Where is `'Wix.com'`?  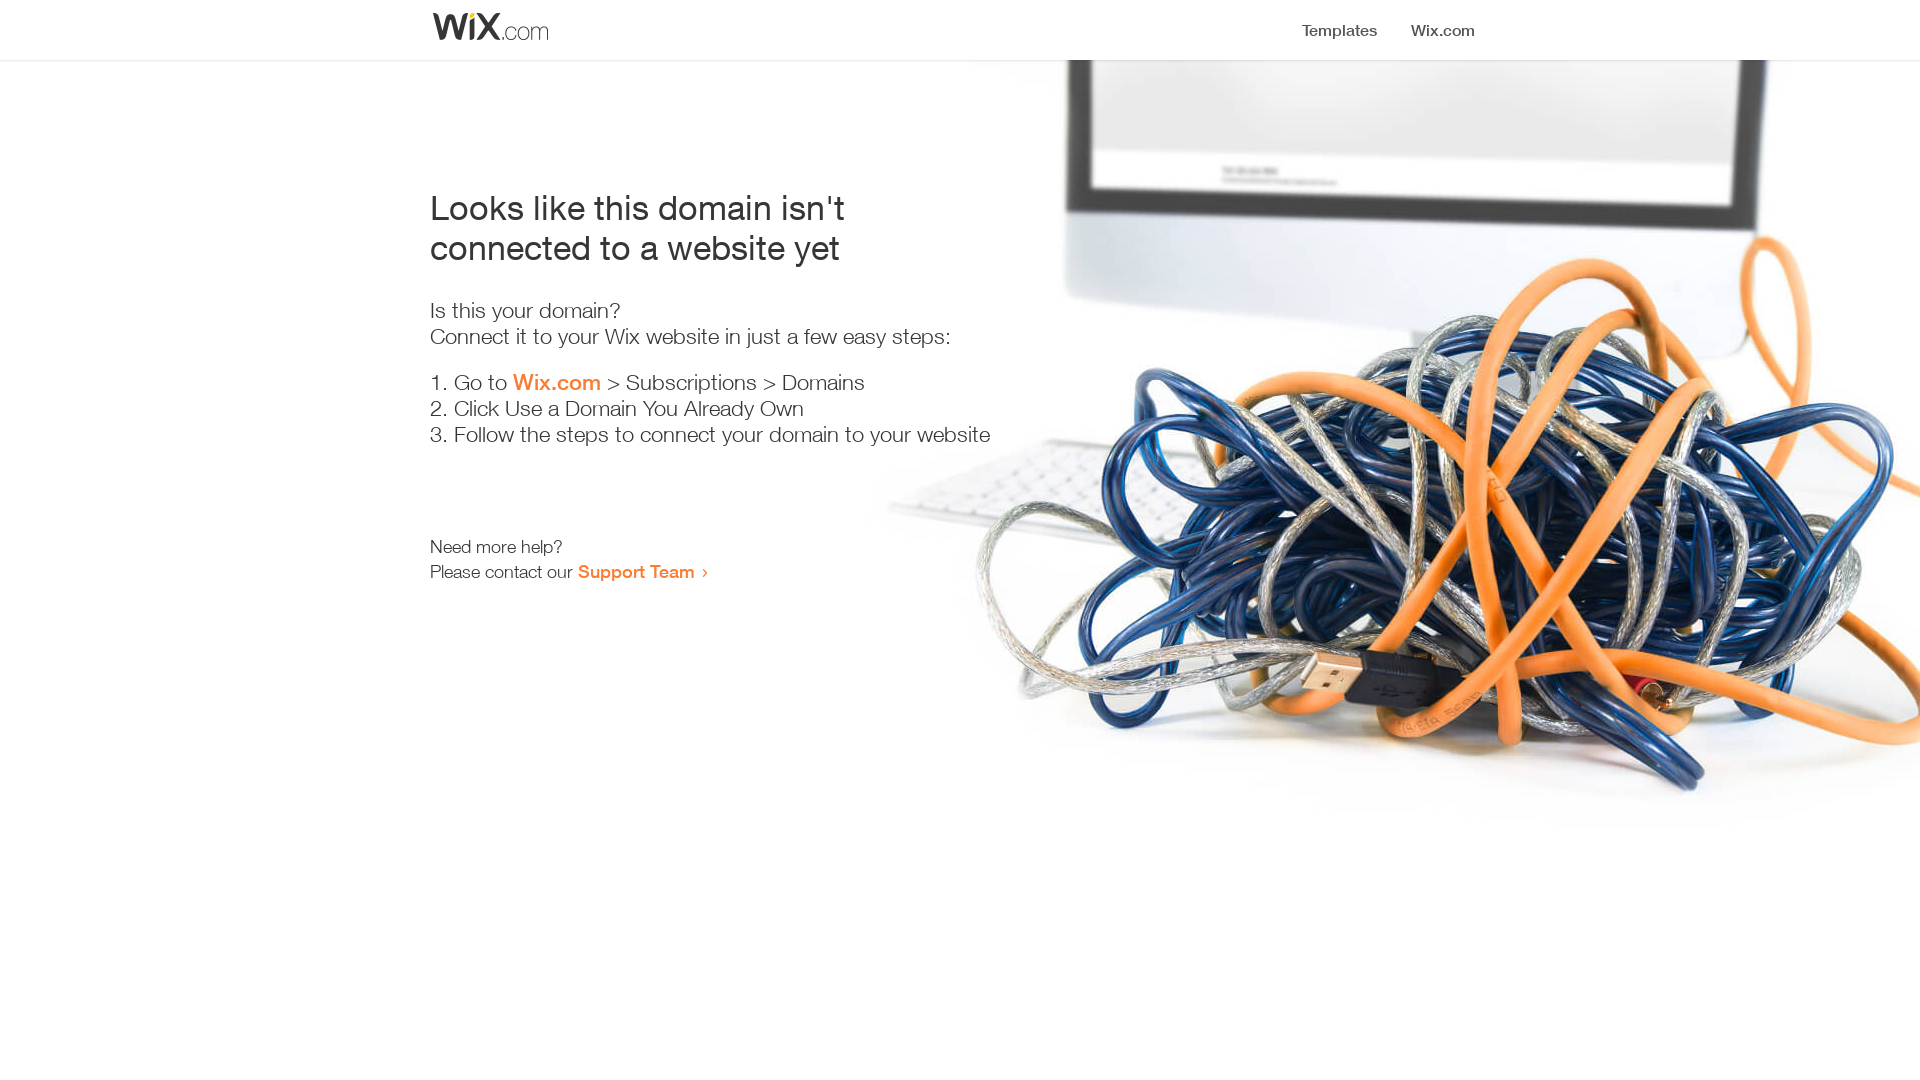 'Wix.com' is located at coordinates (556, 381).